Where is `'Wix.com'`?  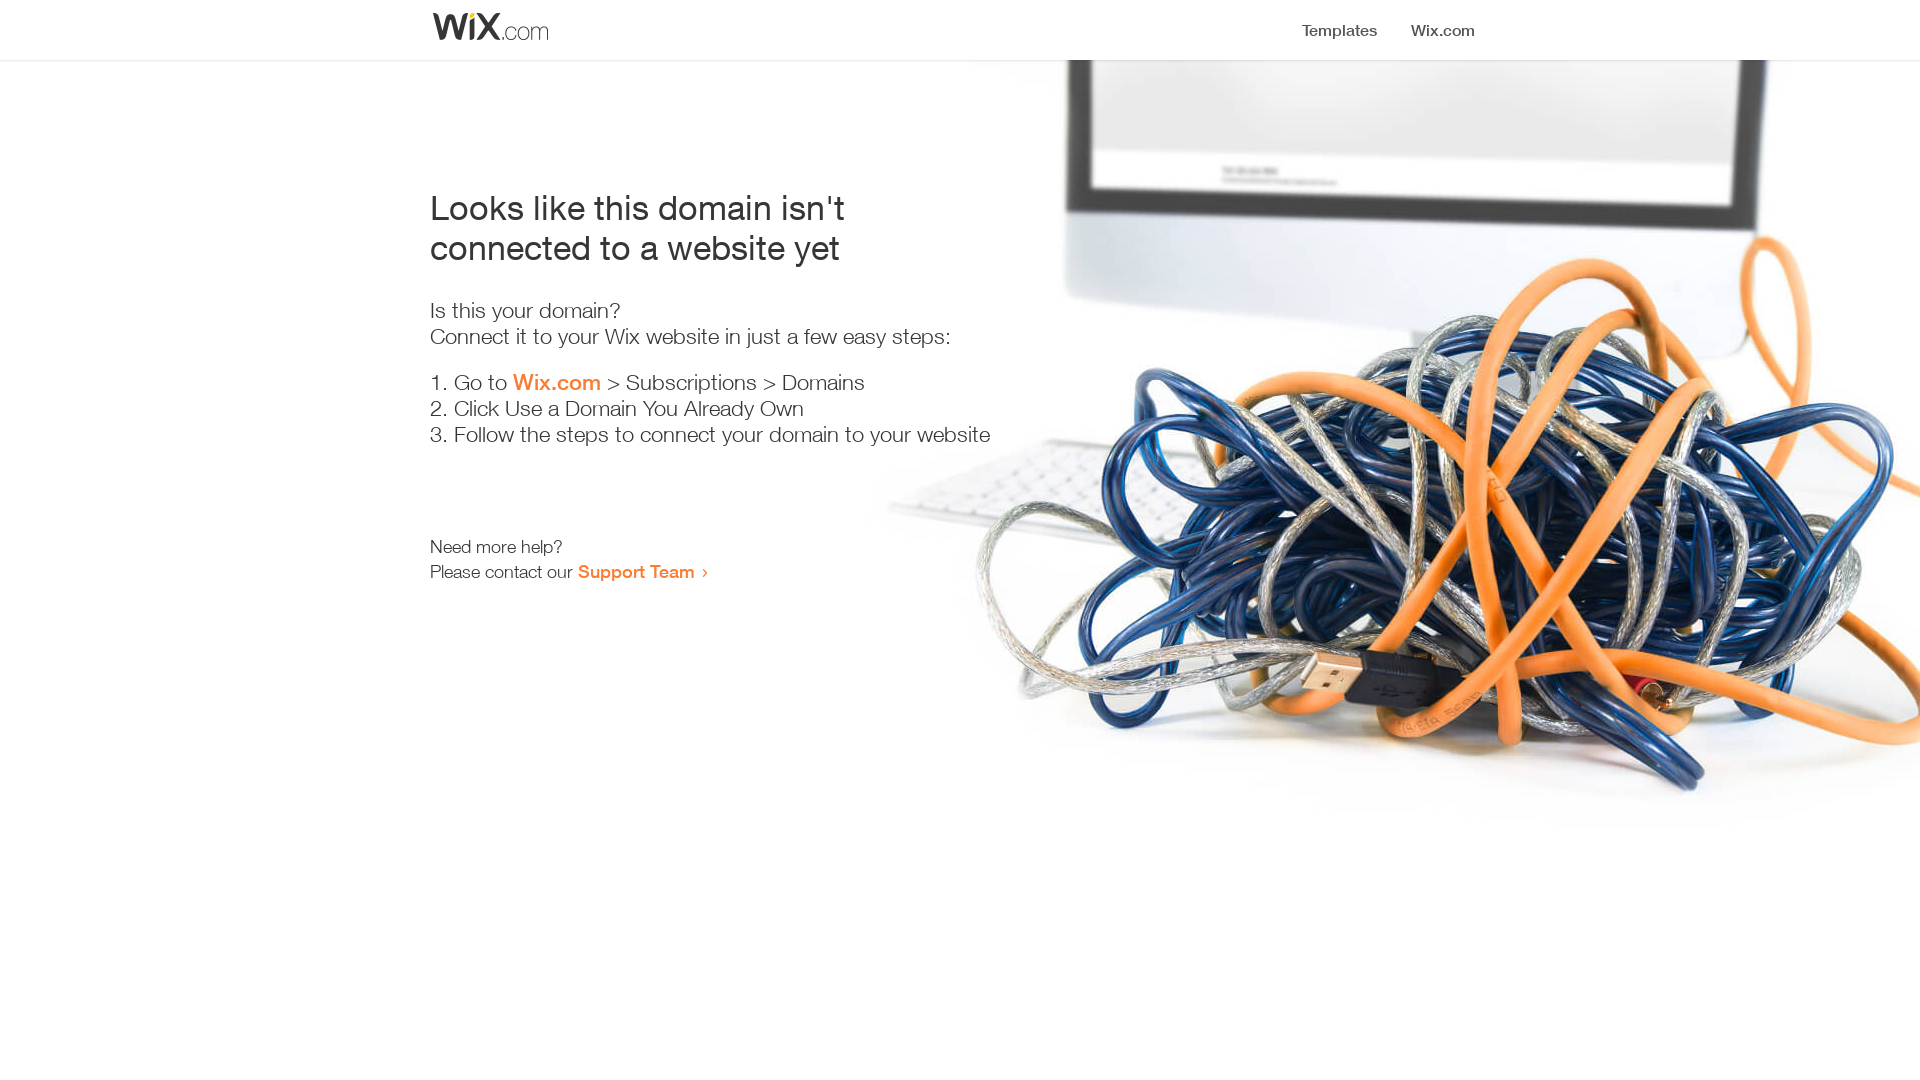 'Wix.com' is located at coordinates (556, 381).